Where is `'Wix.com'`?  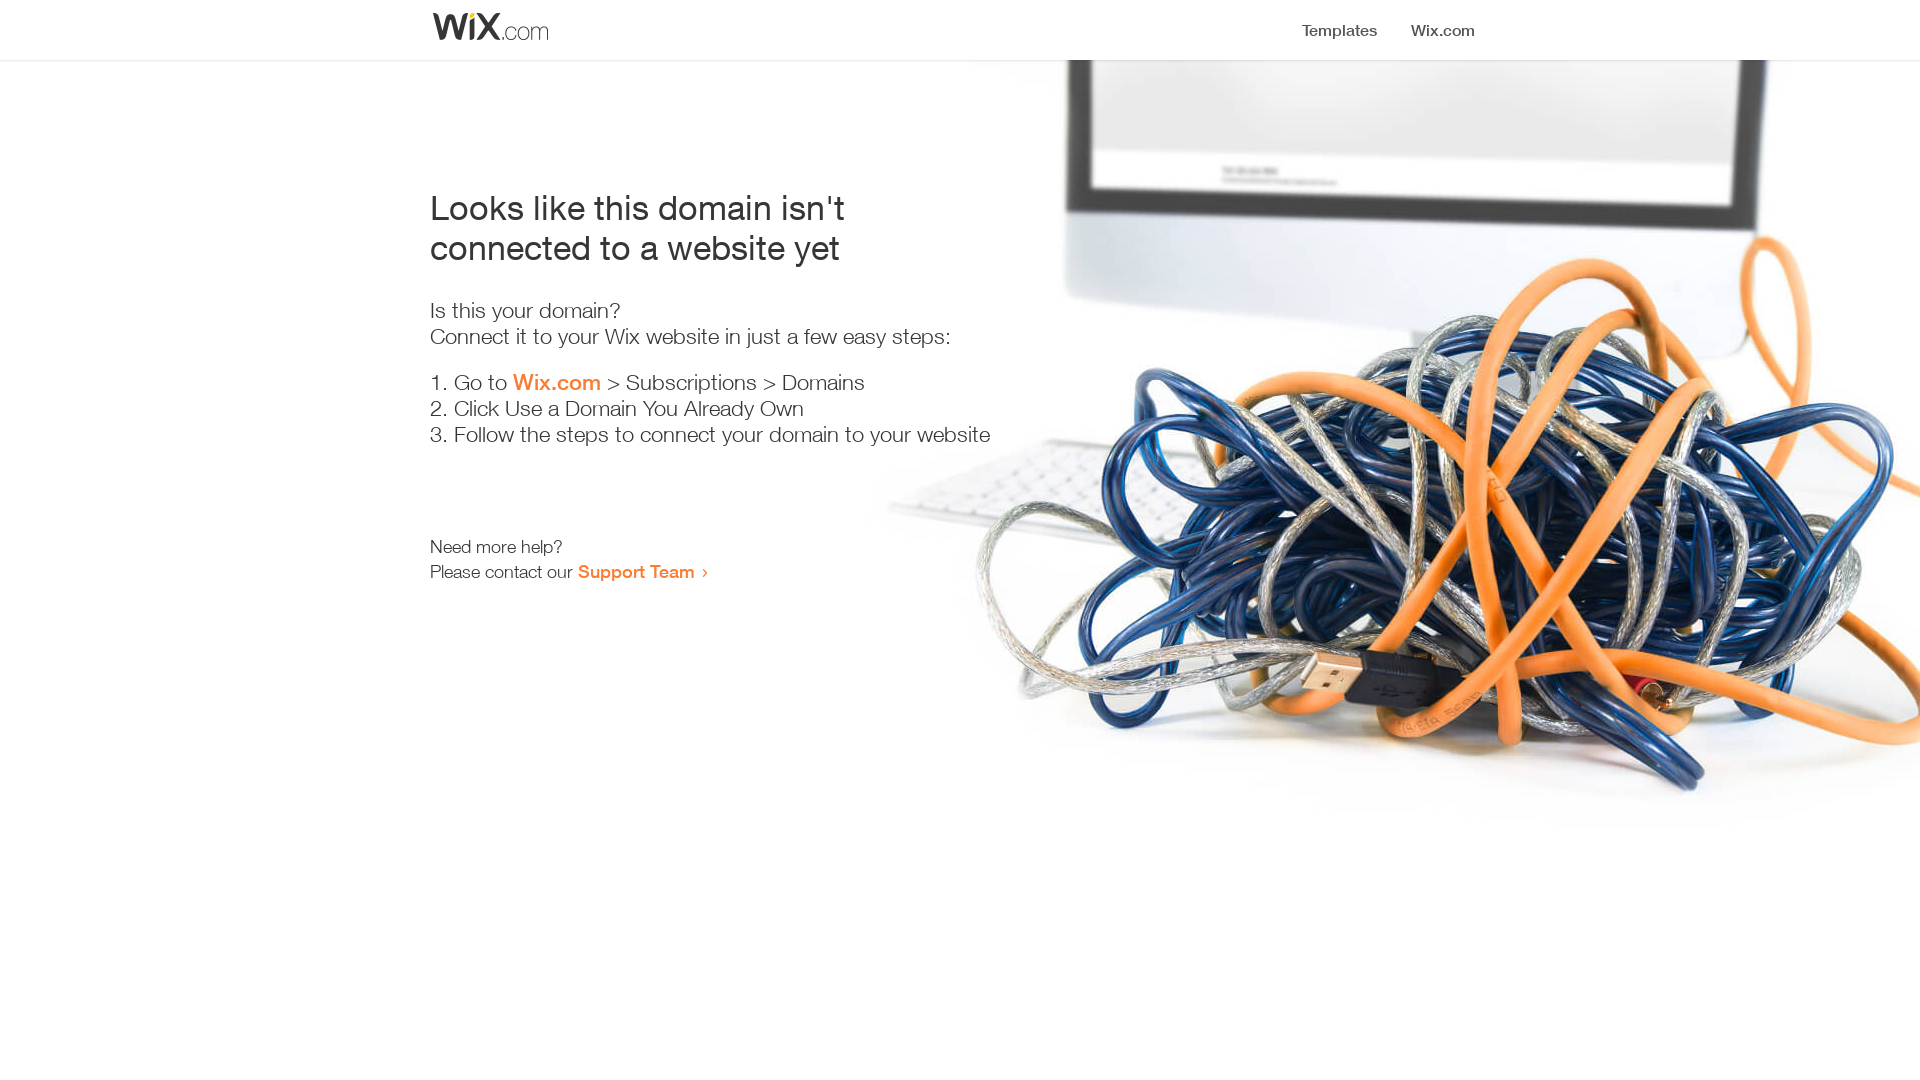 'Wix.com' is located at coordinates (556, 381).